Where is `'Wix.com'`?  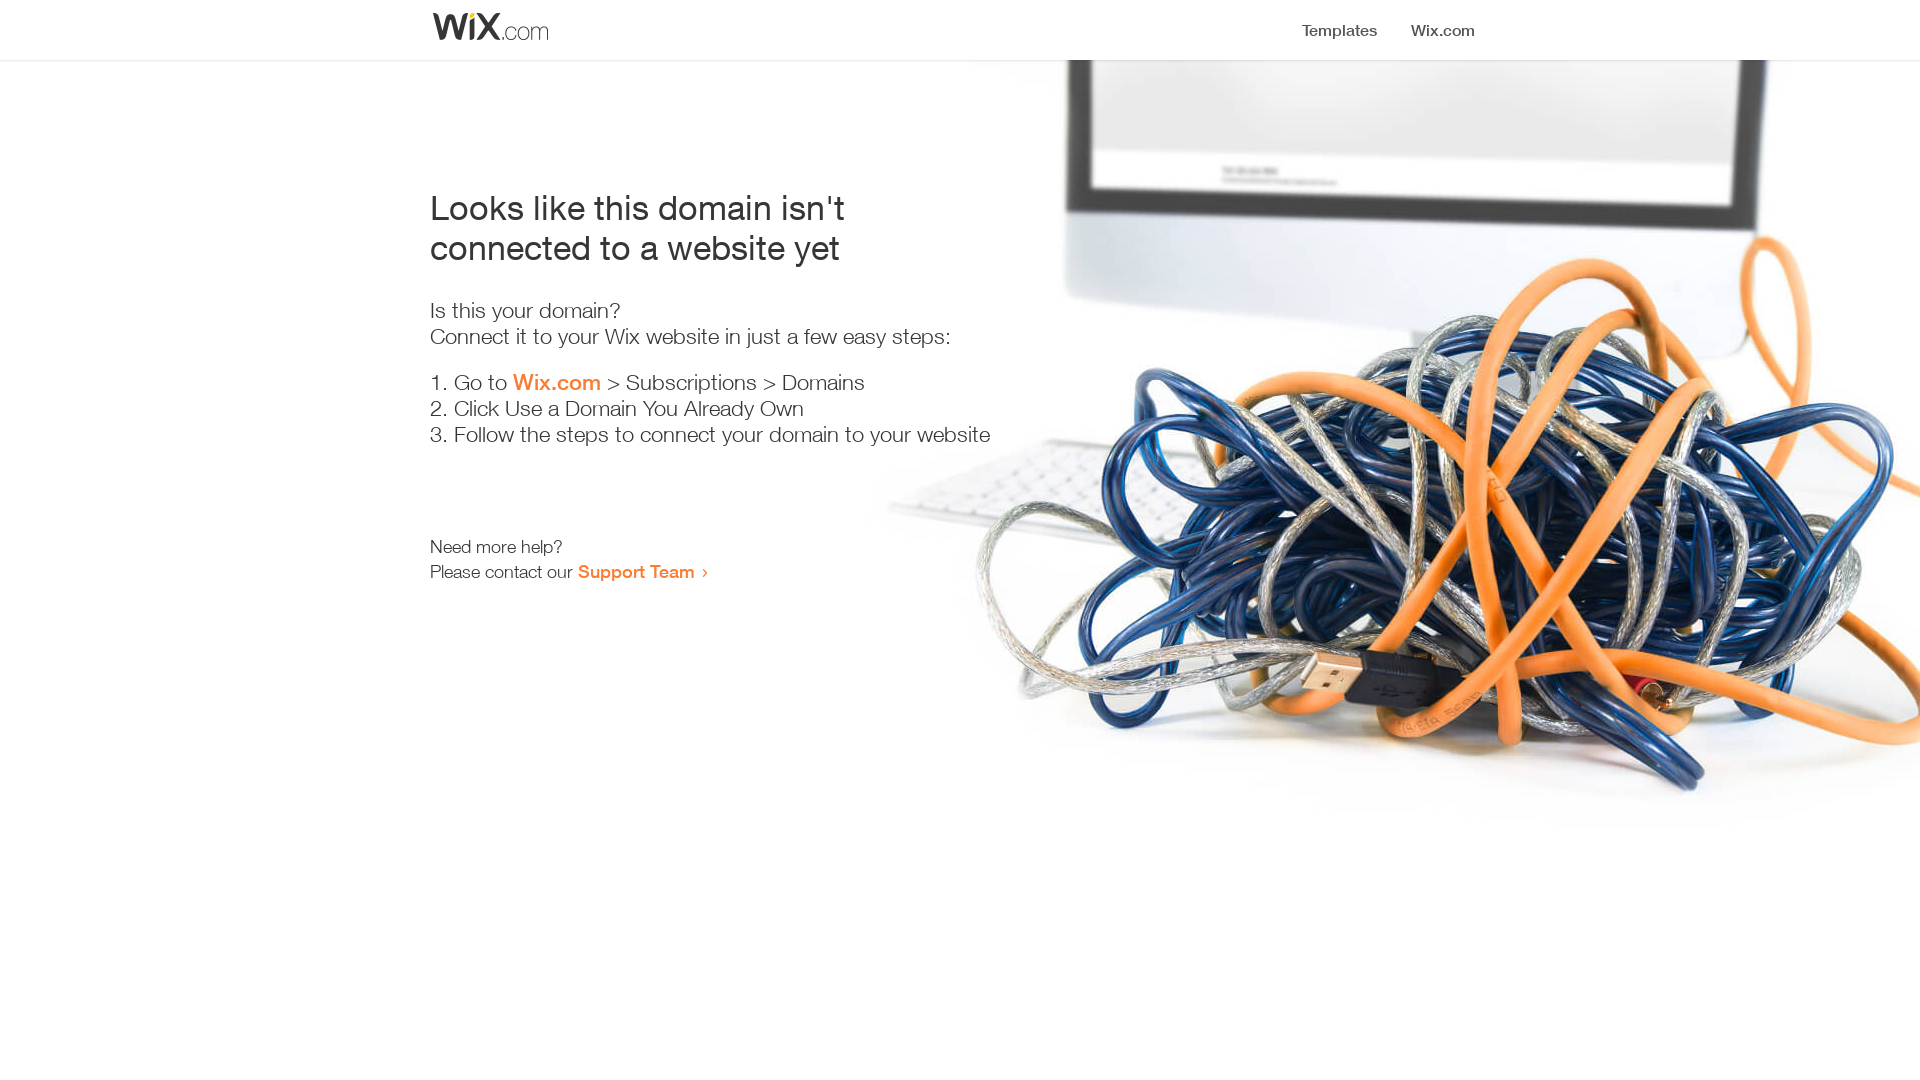 'Wix.com' is located at coordinates (556, 381).